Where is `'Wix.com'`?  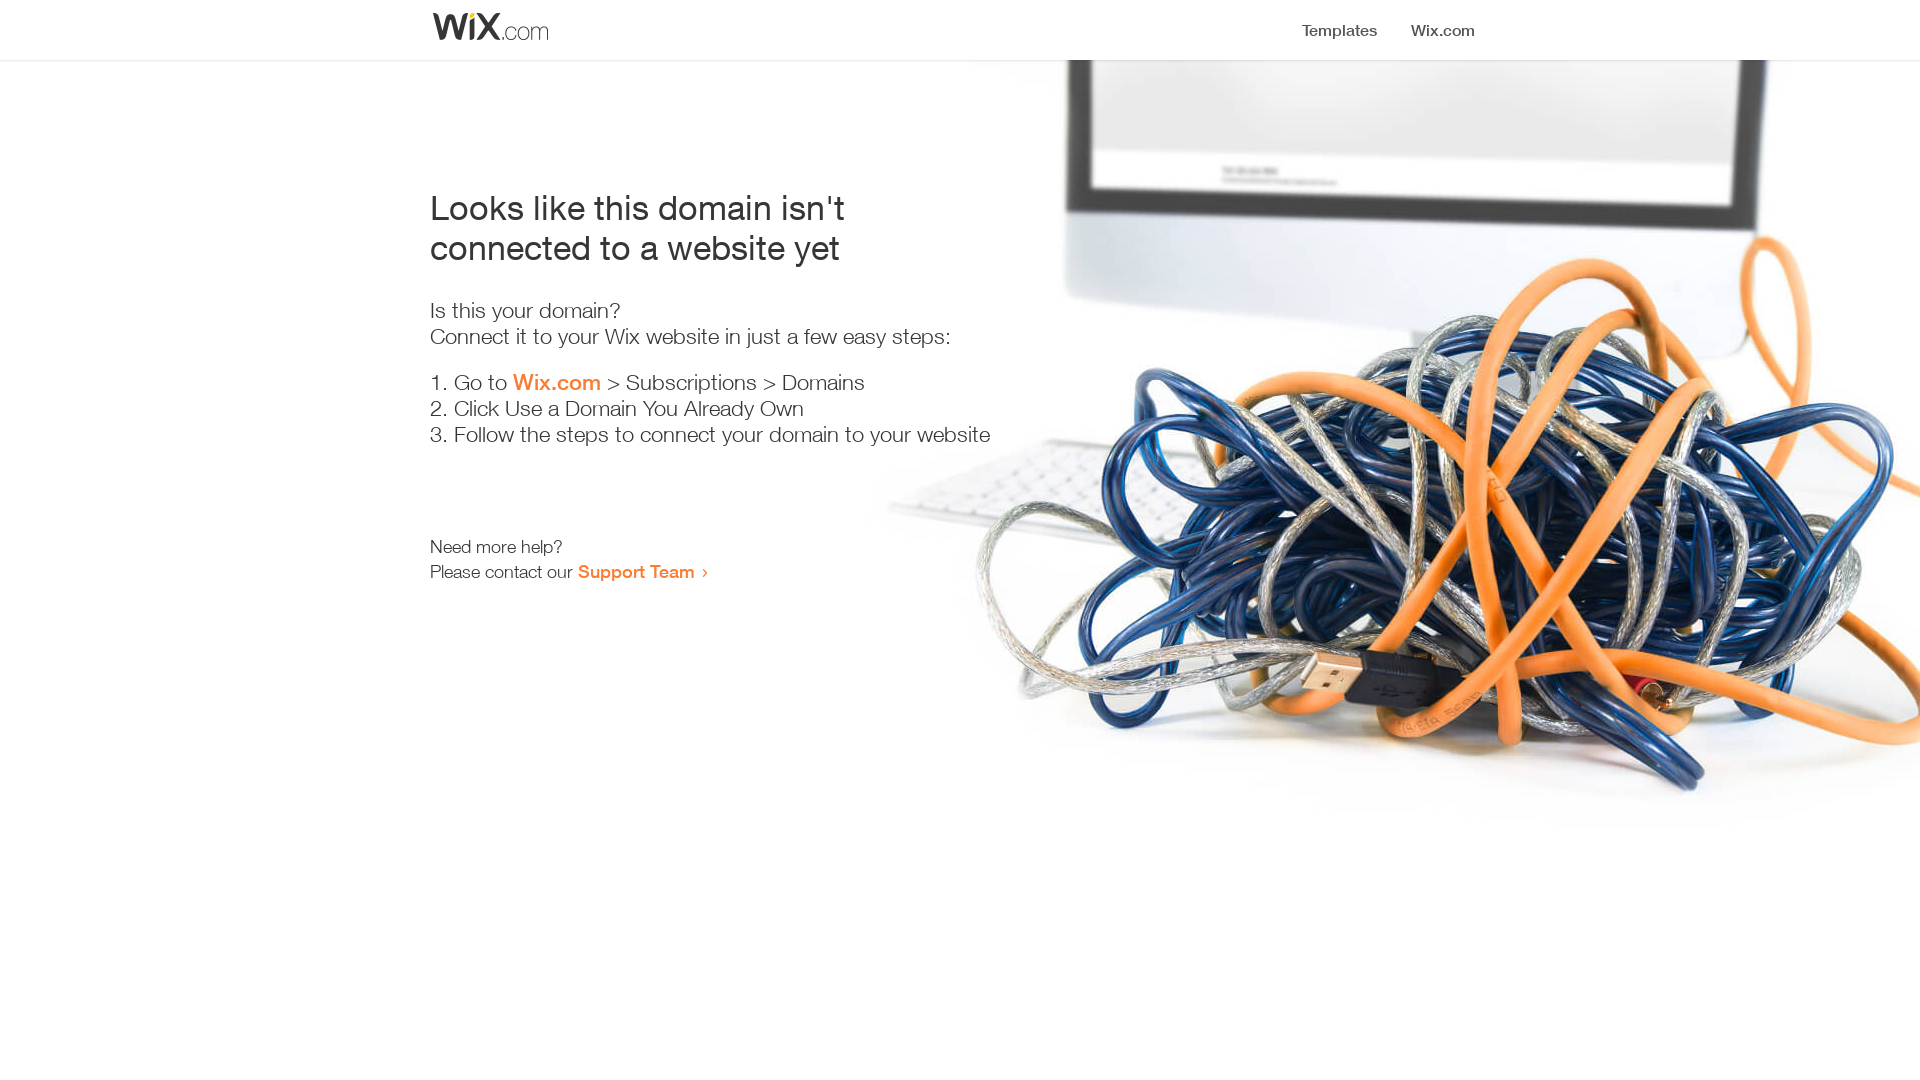 'Wix.com' is located at coordinates (556, 381).